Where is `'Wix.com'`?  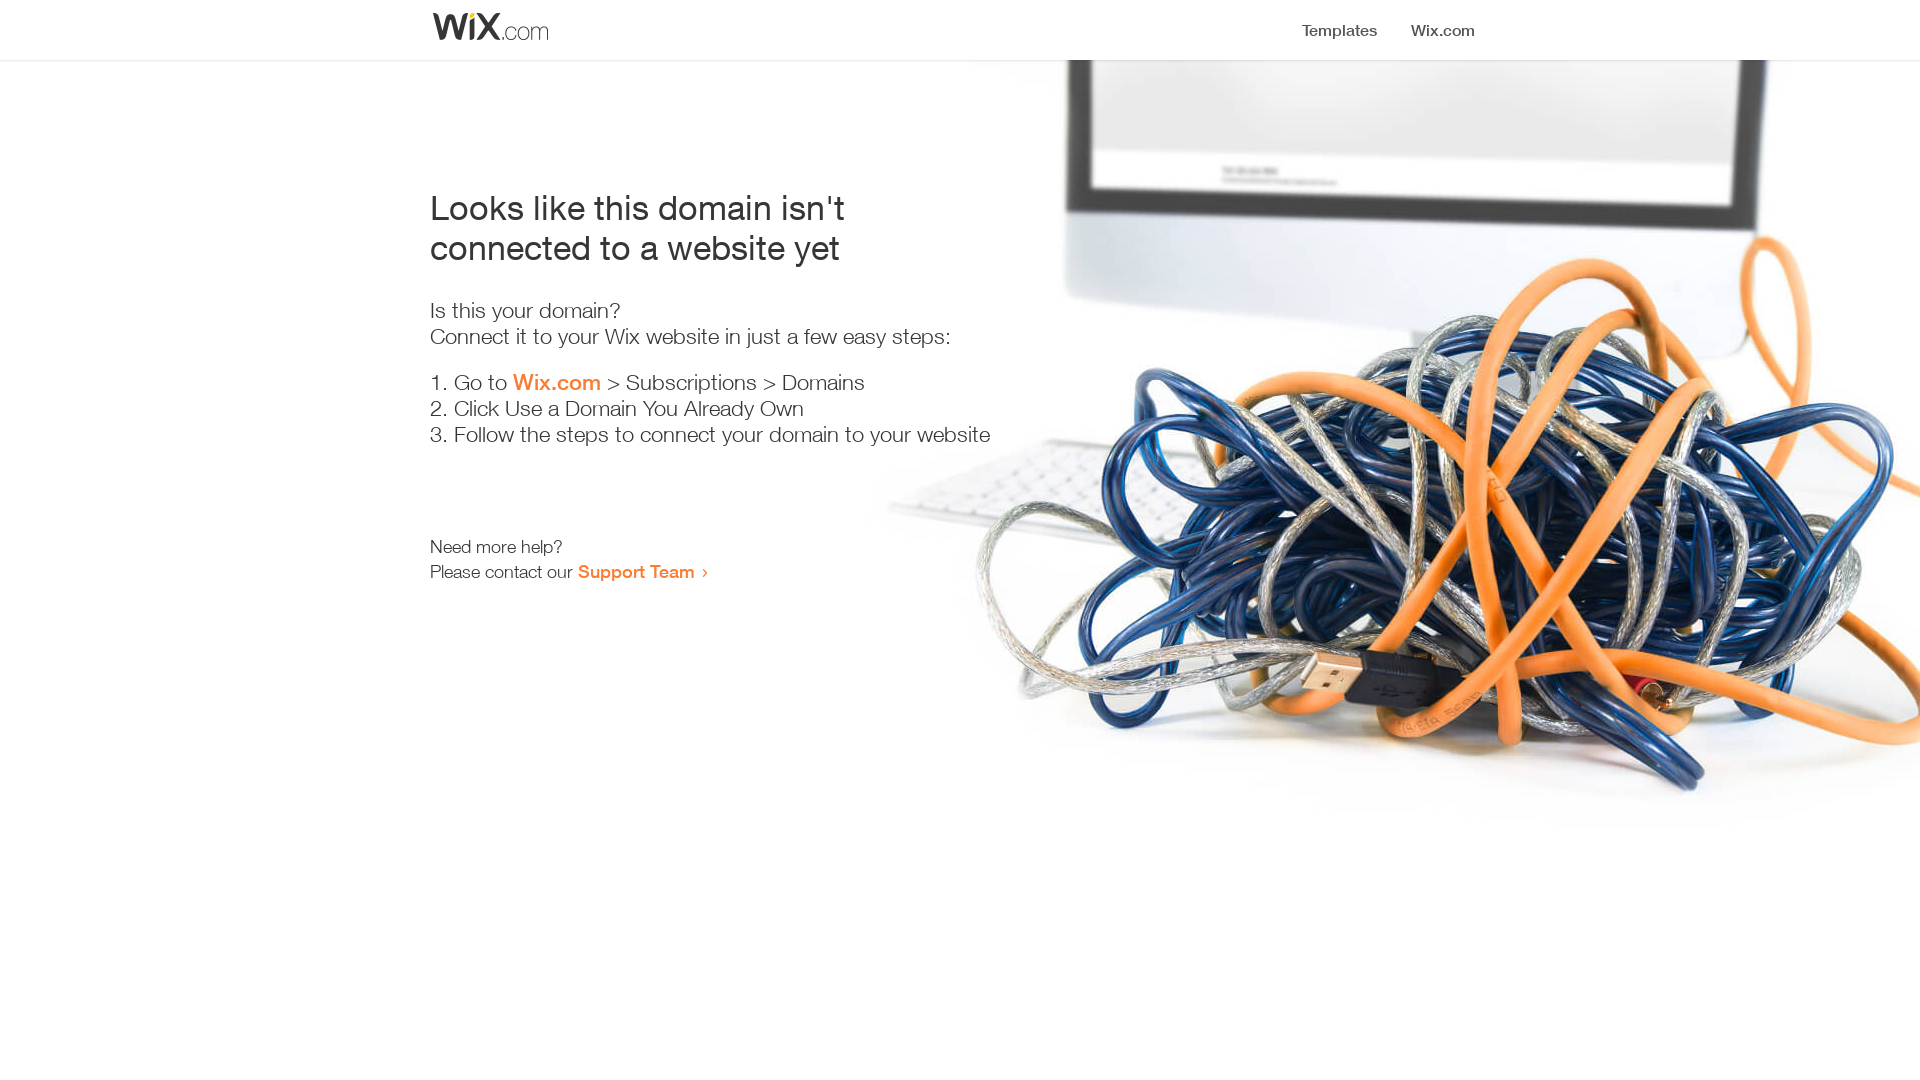 'Wix.com' is located at coordinates (556, 381).